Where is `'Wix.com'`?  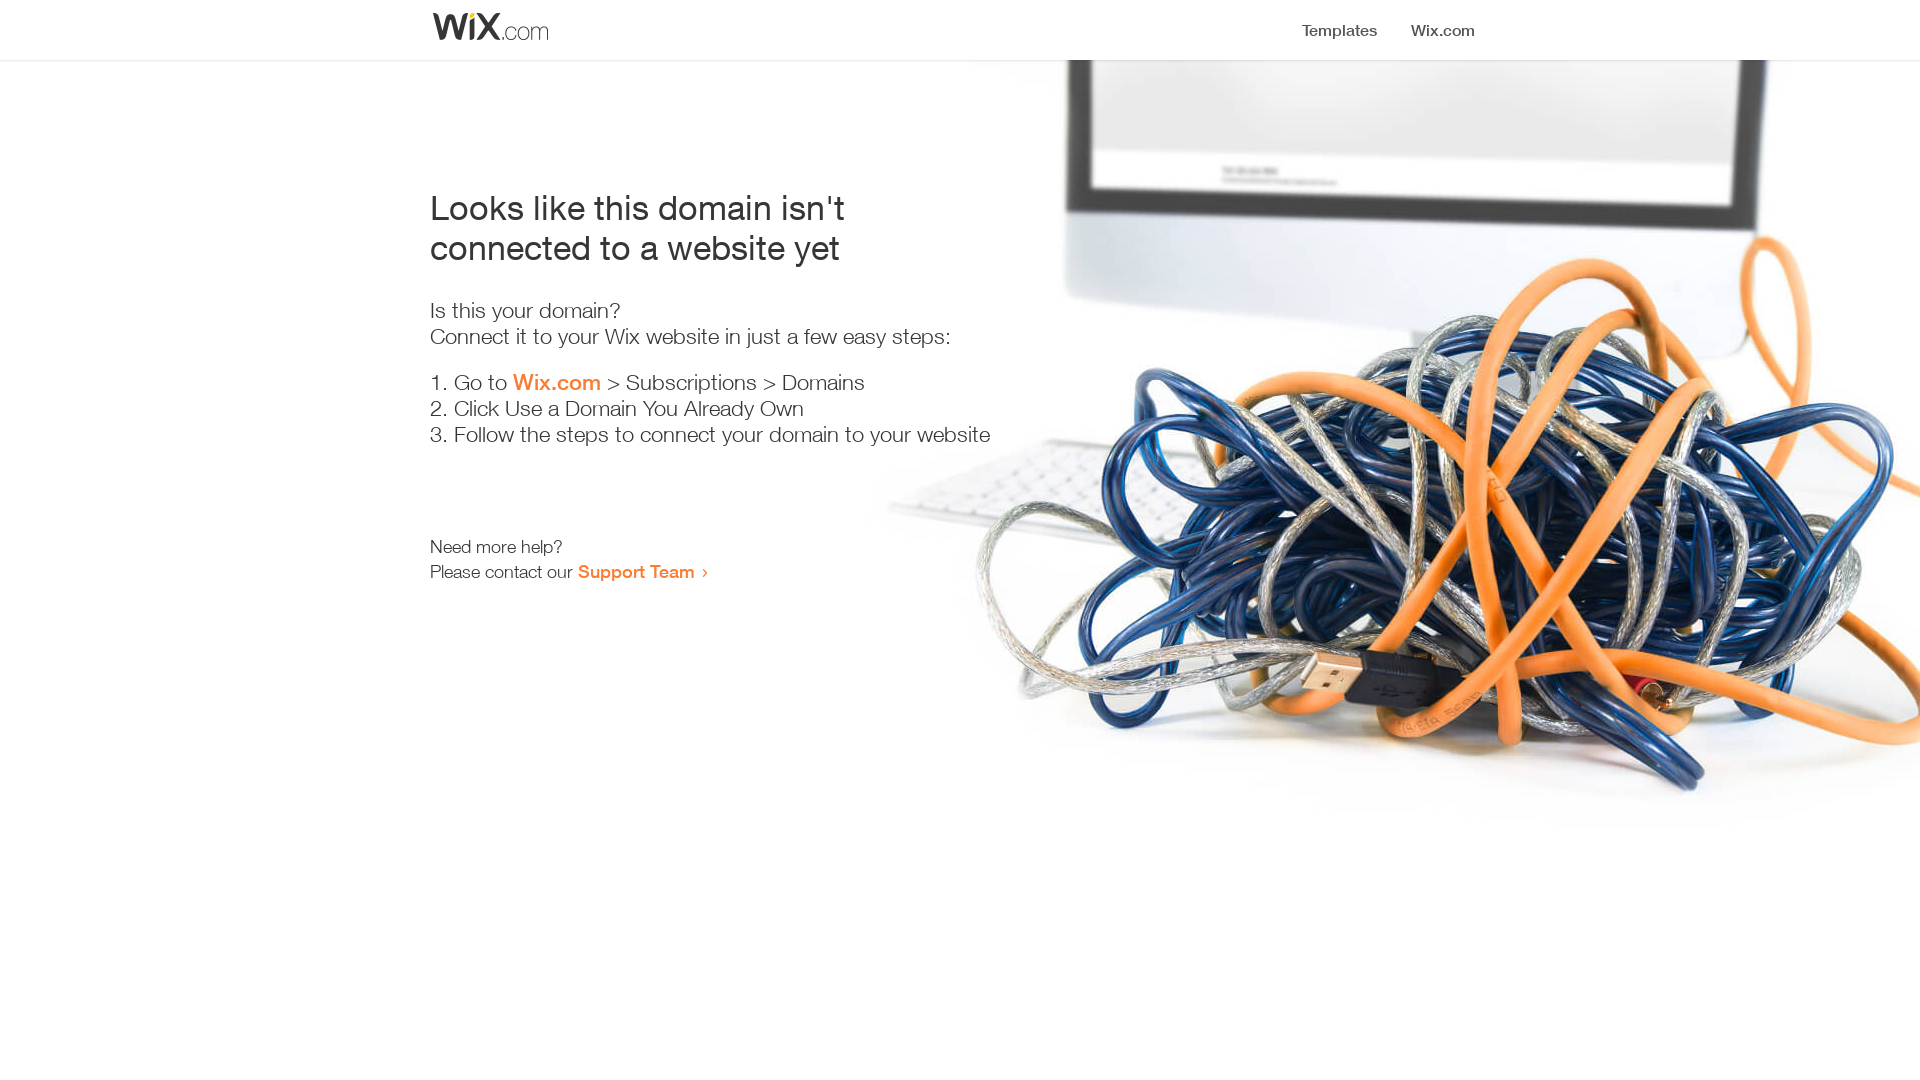 'Wix.com' is located at coordinates (556, 381).